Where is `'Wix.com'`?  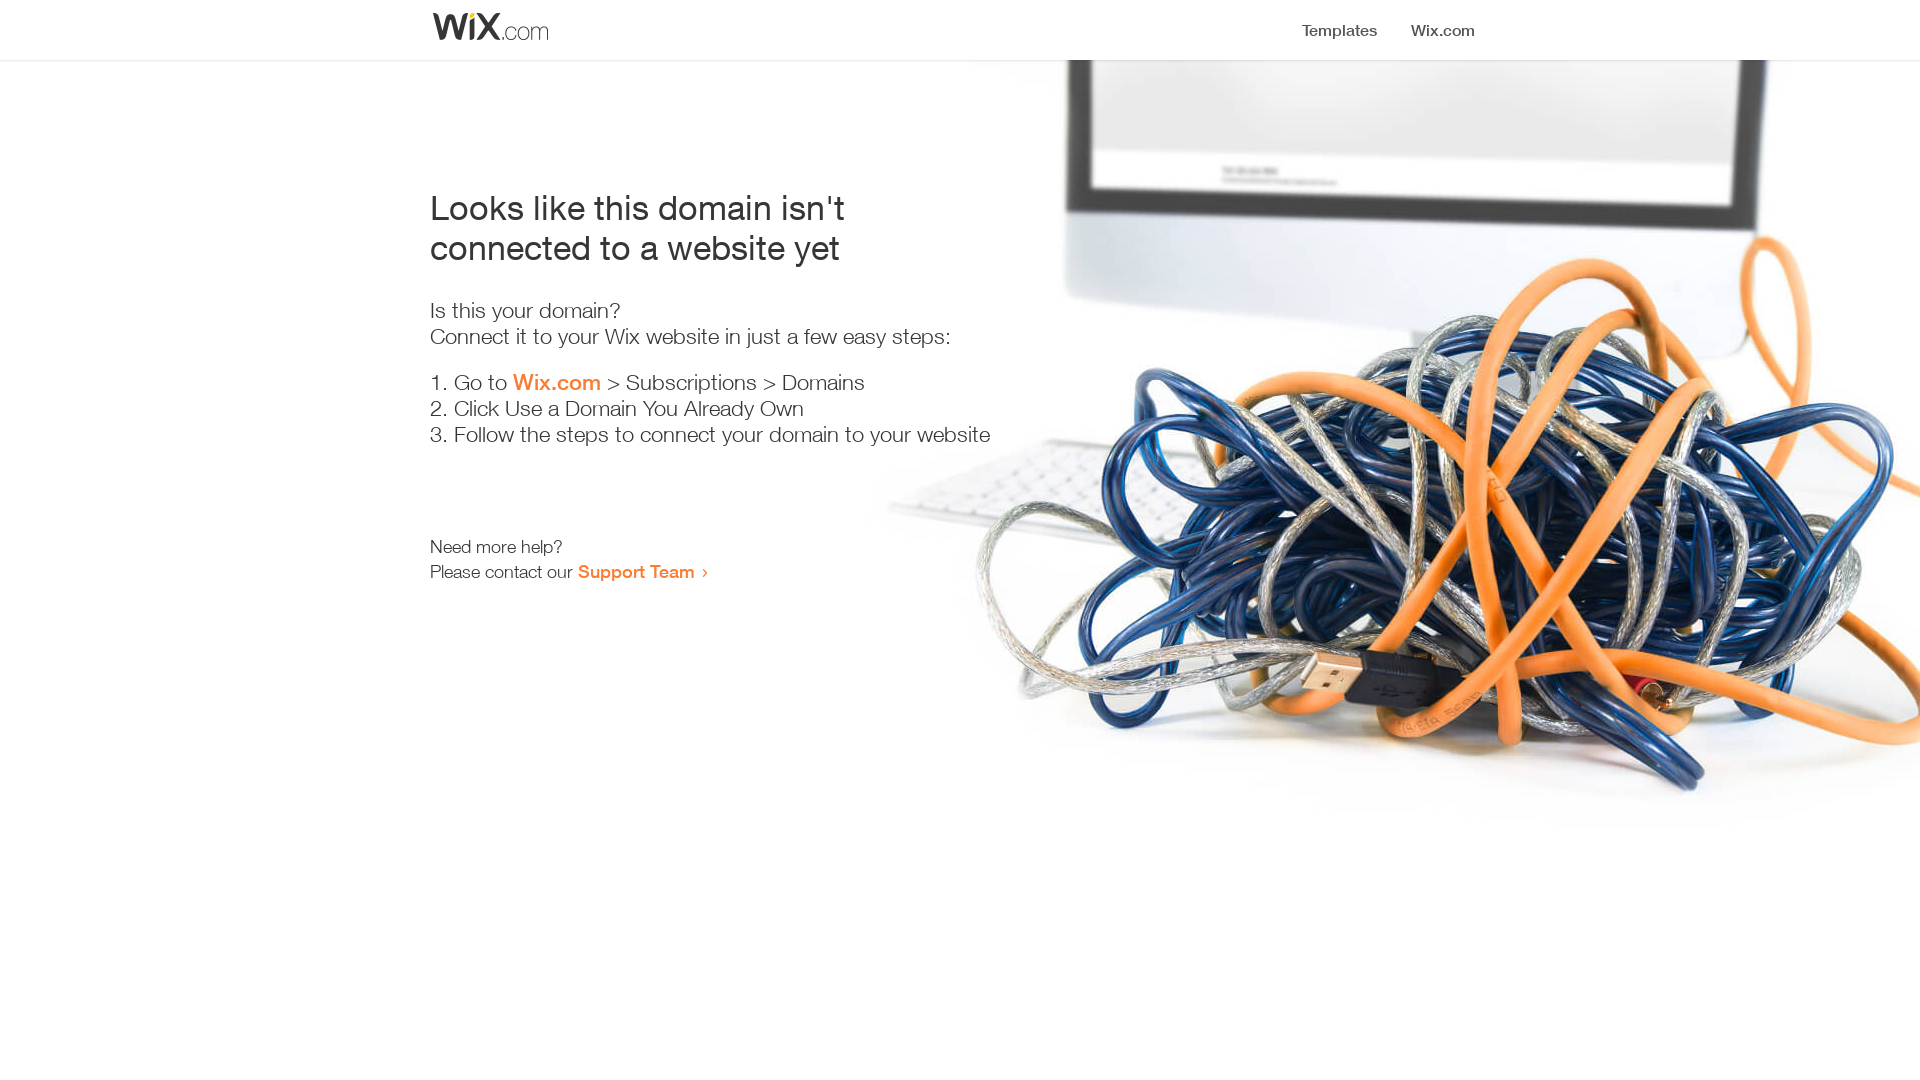 'Wix.com' is located at coordinates (556, 381).